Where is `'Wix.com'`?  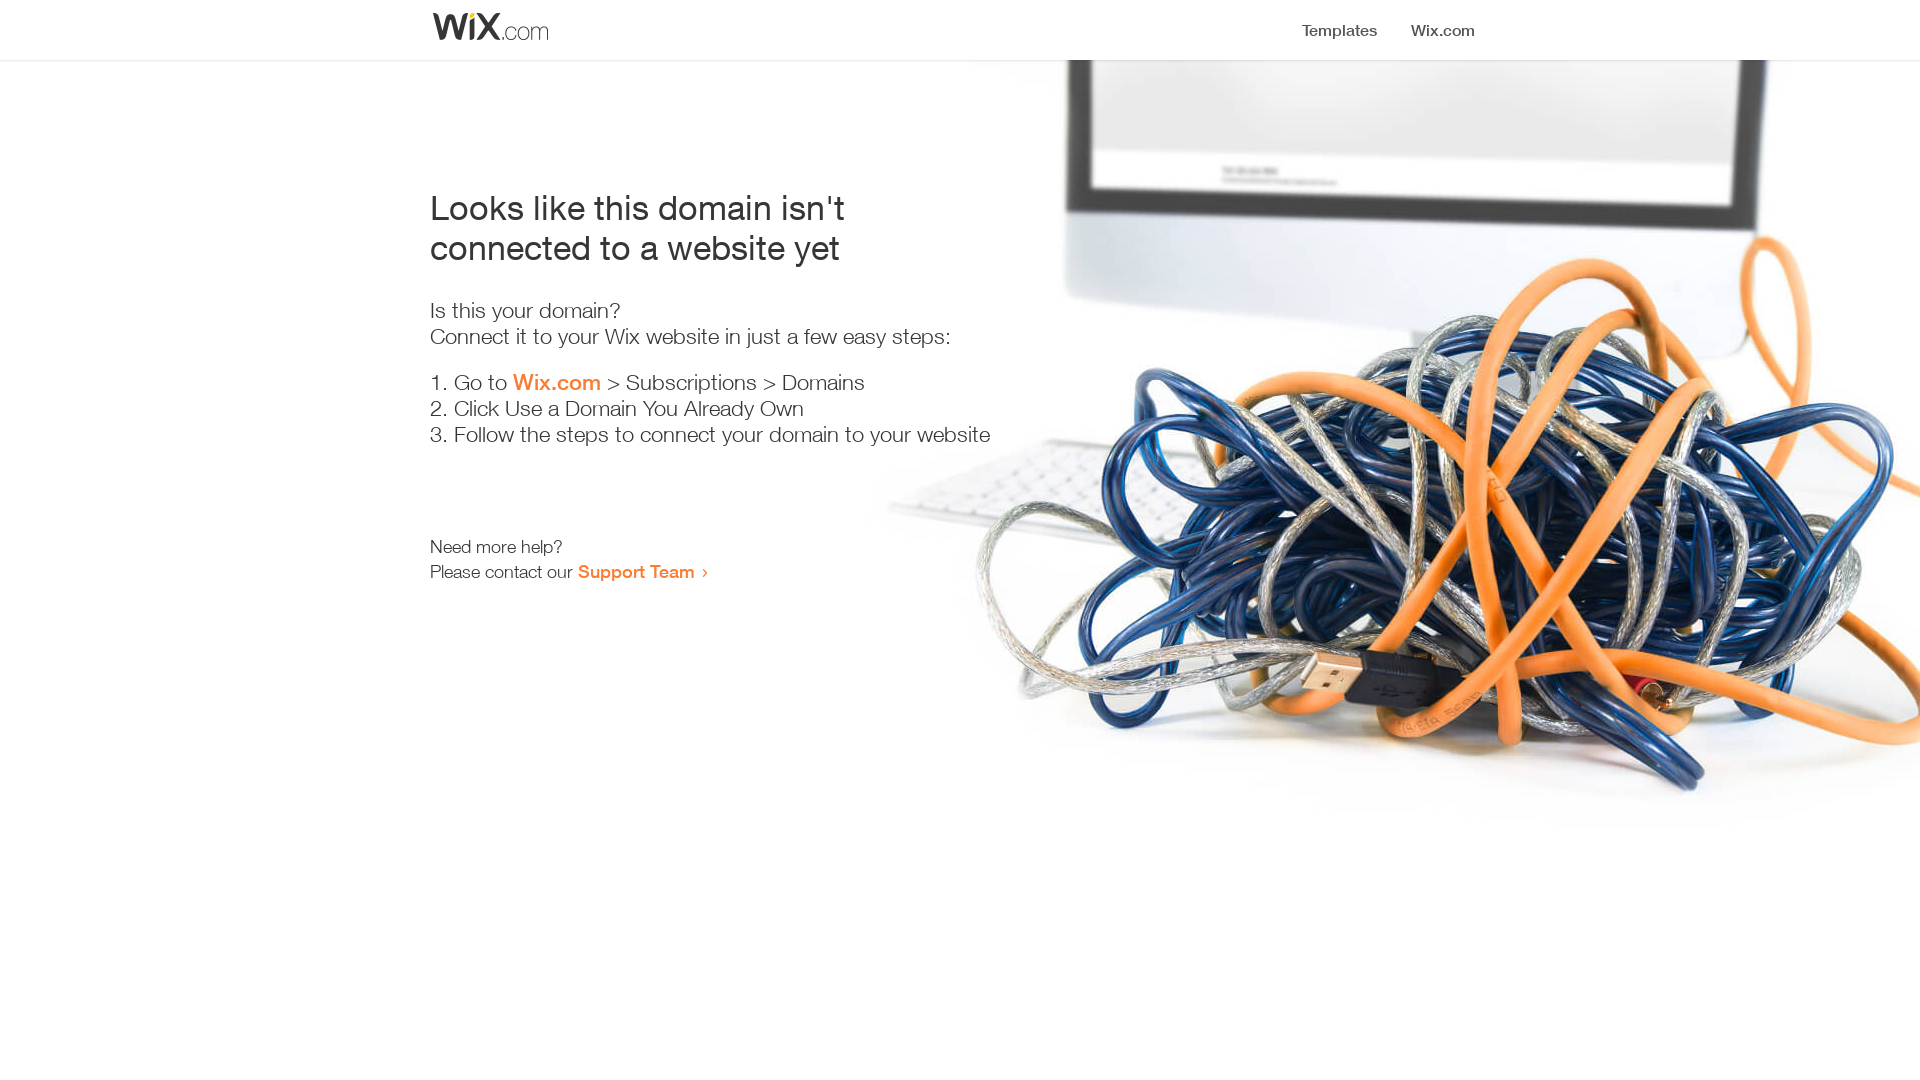 'Wix.com' is located at coordinates (556, 381).